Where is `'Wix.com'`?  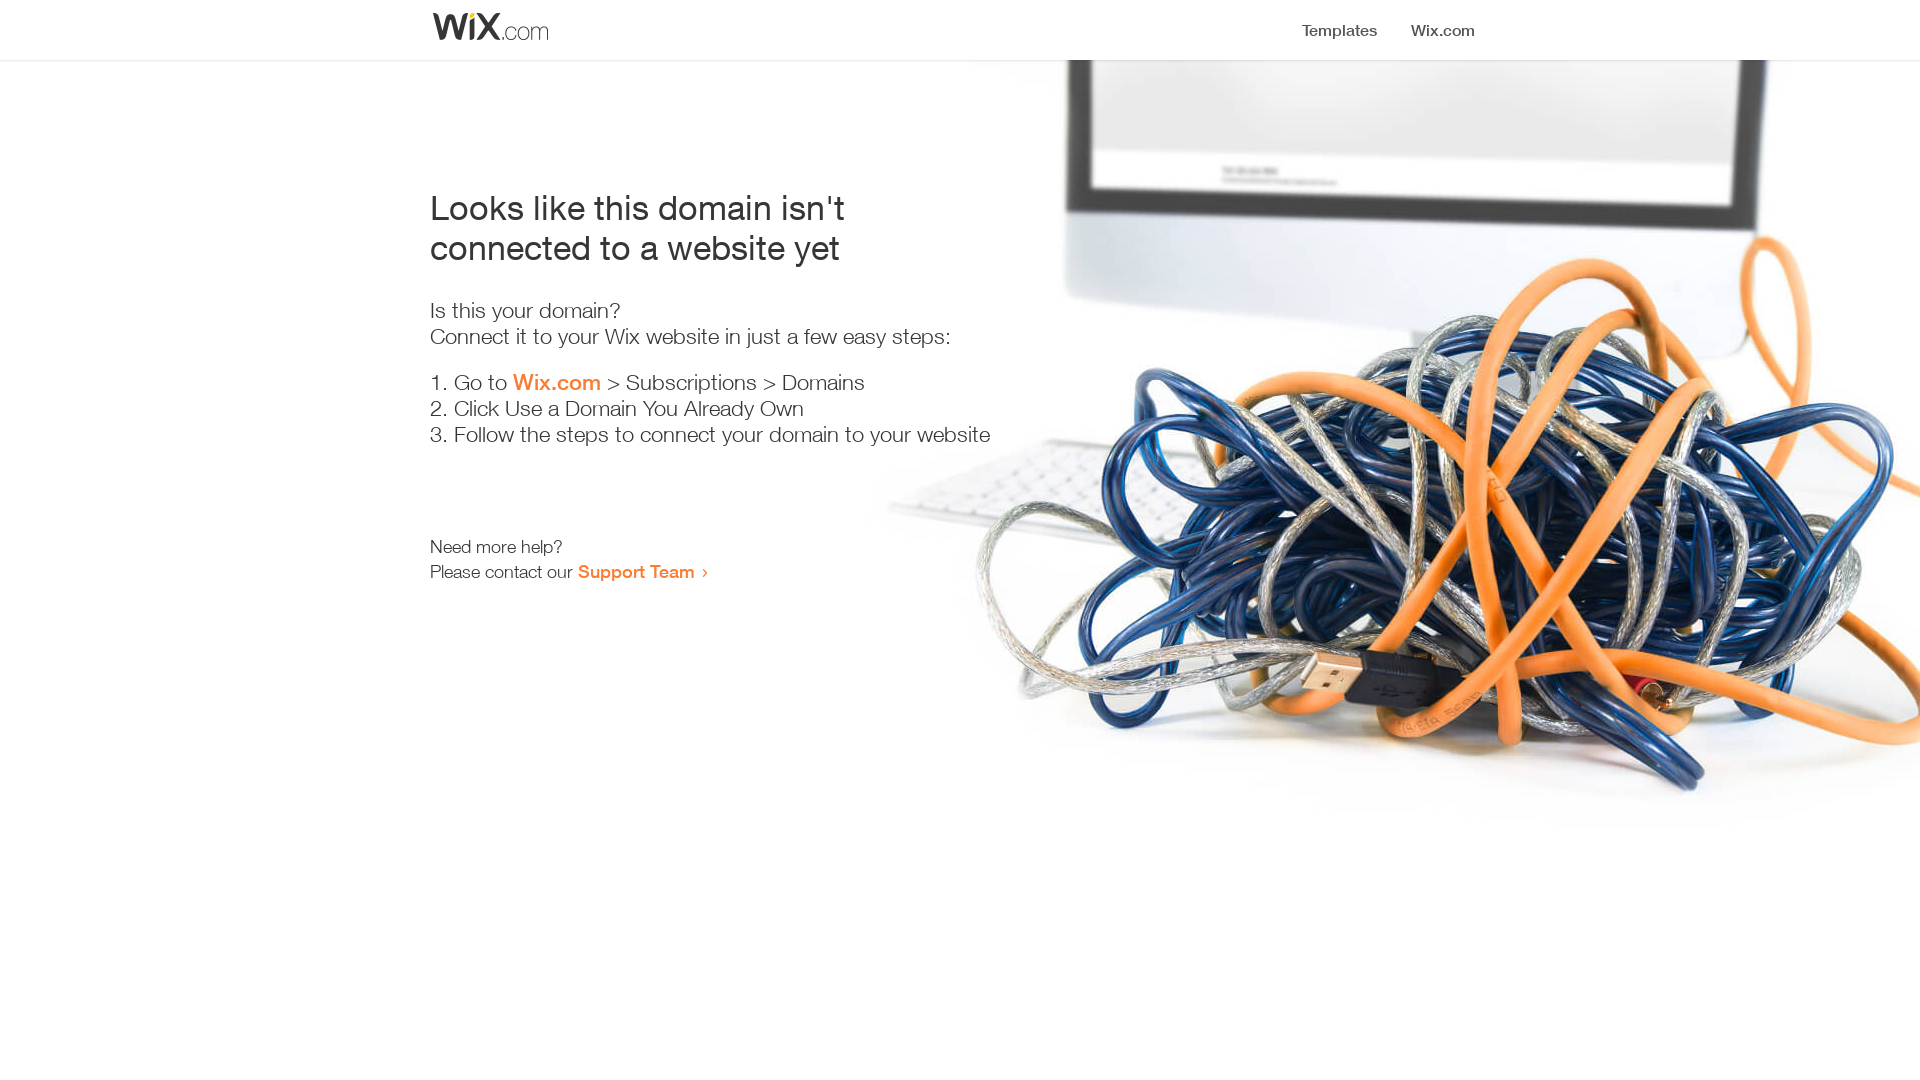 'Wix.com' is located at coordinates (556, 381).